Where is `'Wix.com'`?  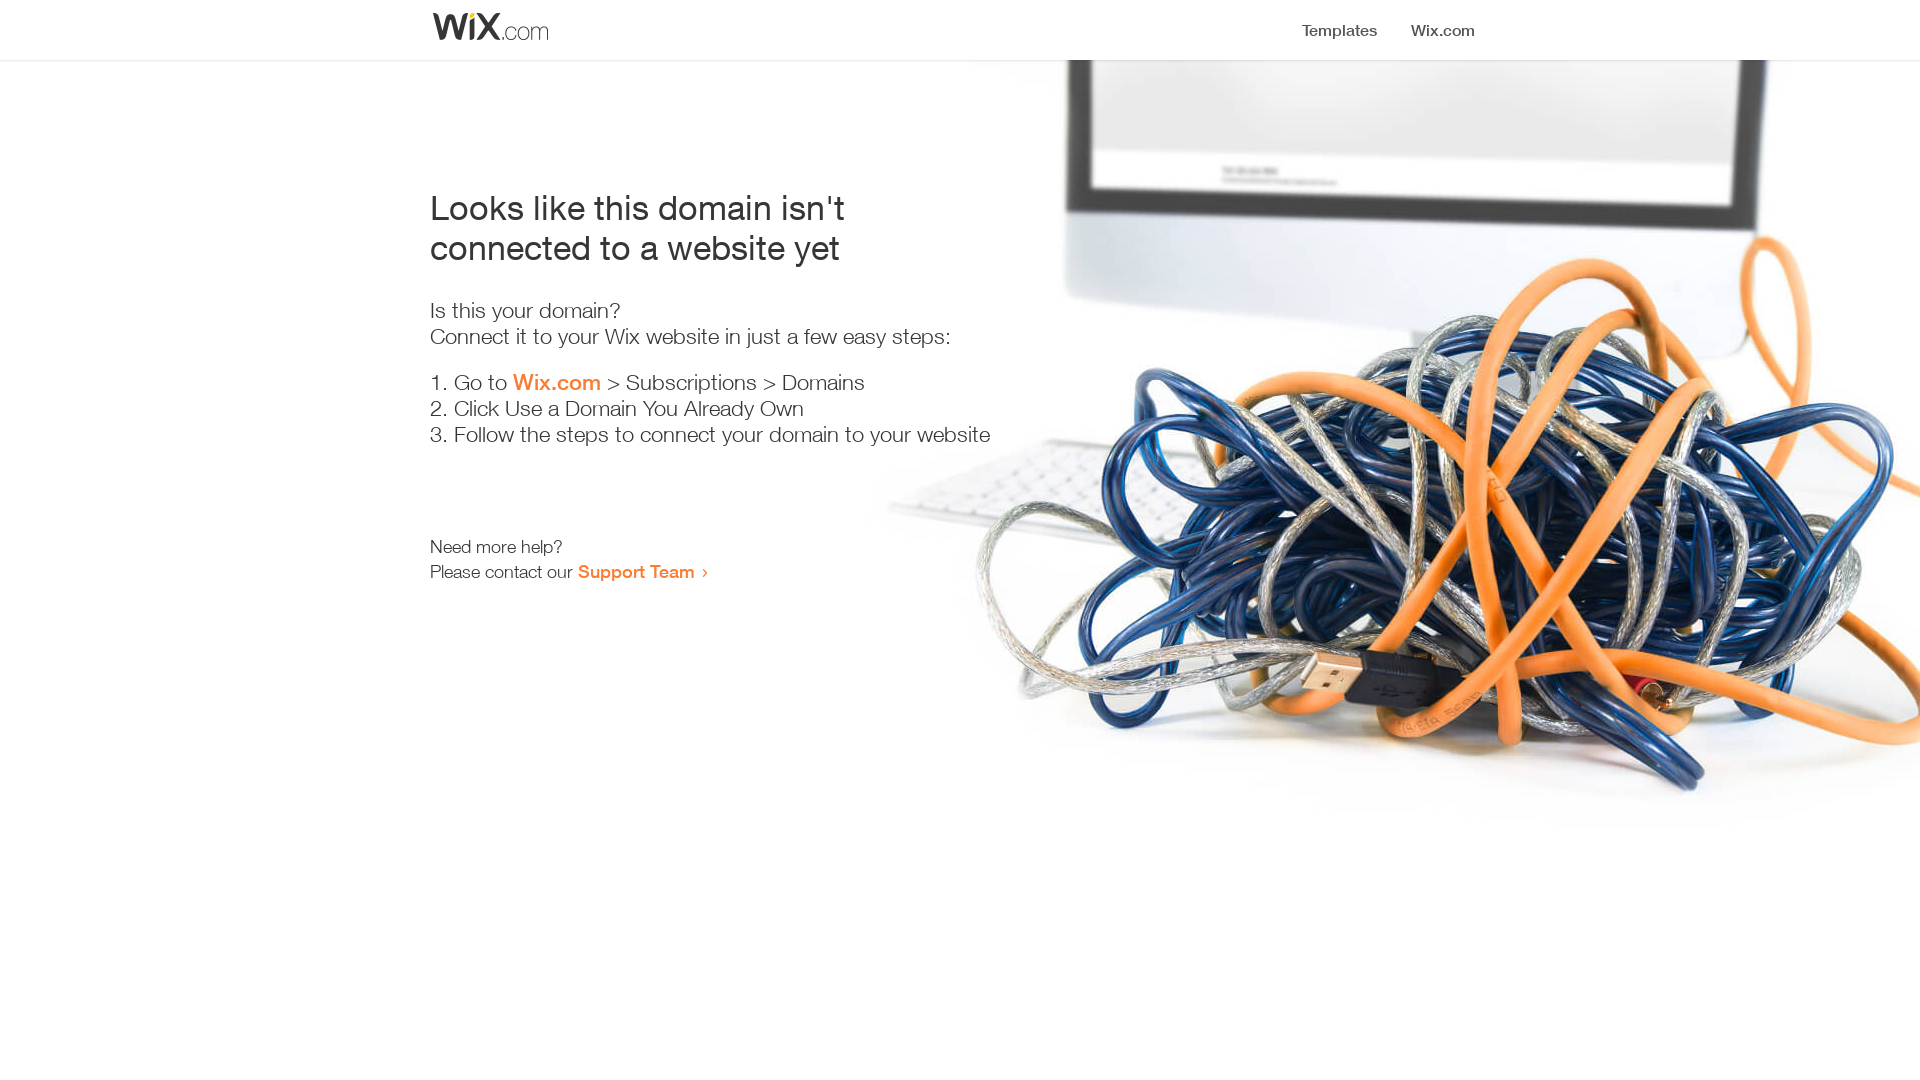 'Wix.com' is located at coordinates (556, 381).